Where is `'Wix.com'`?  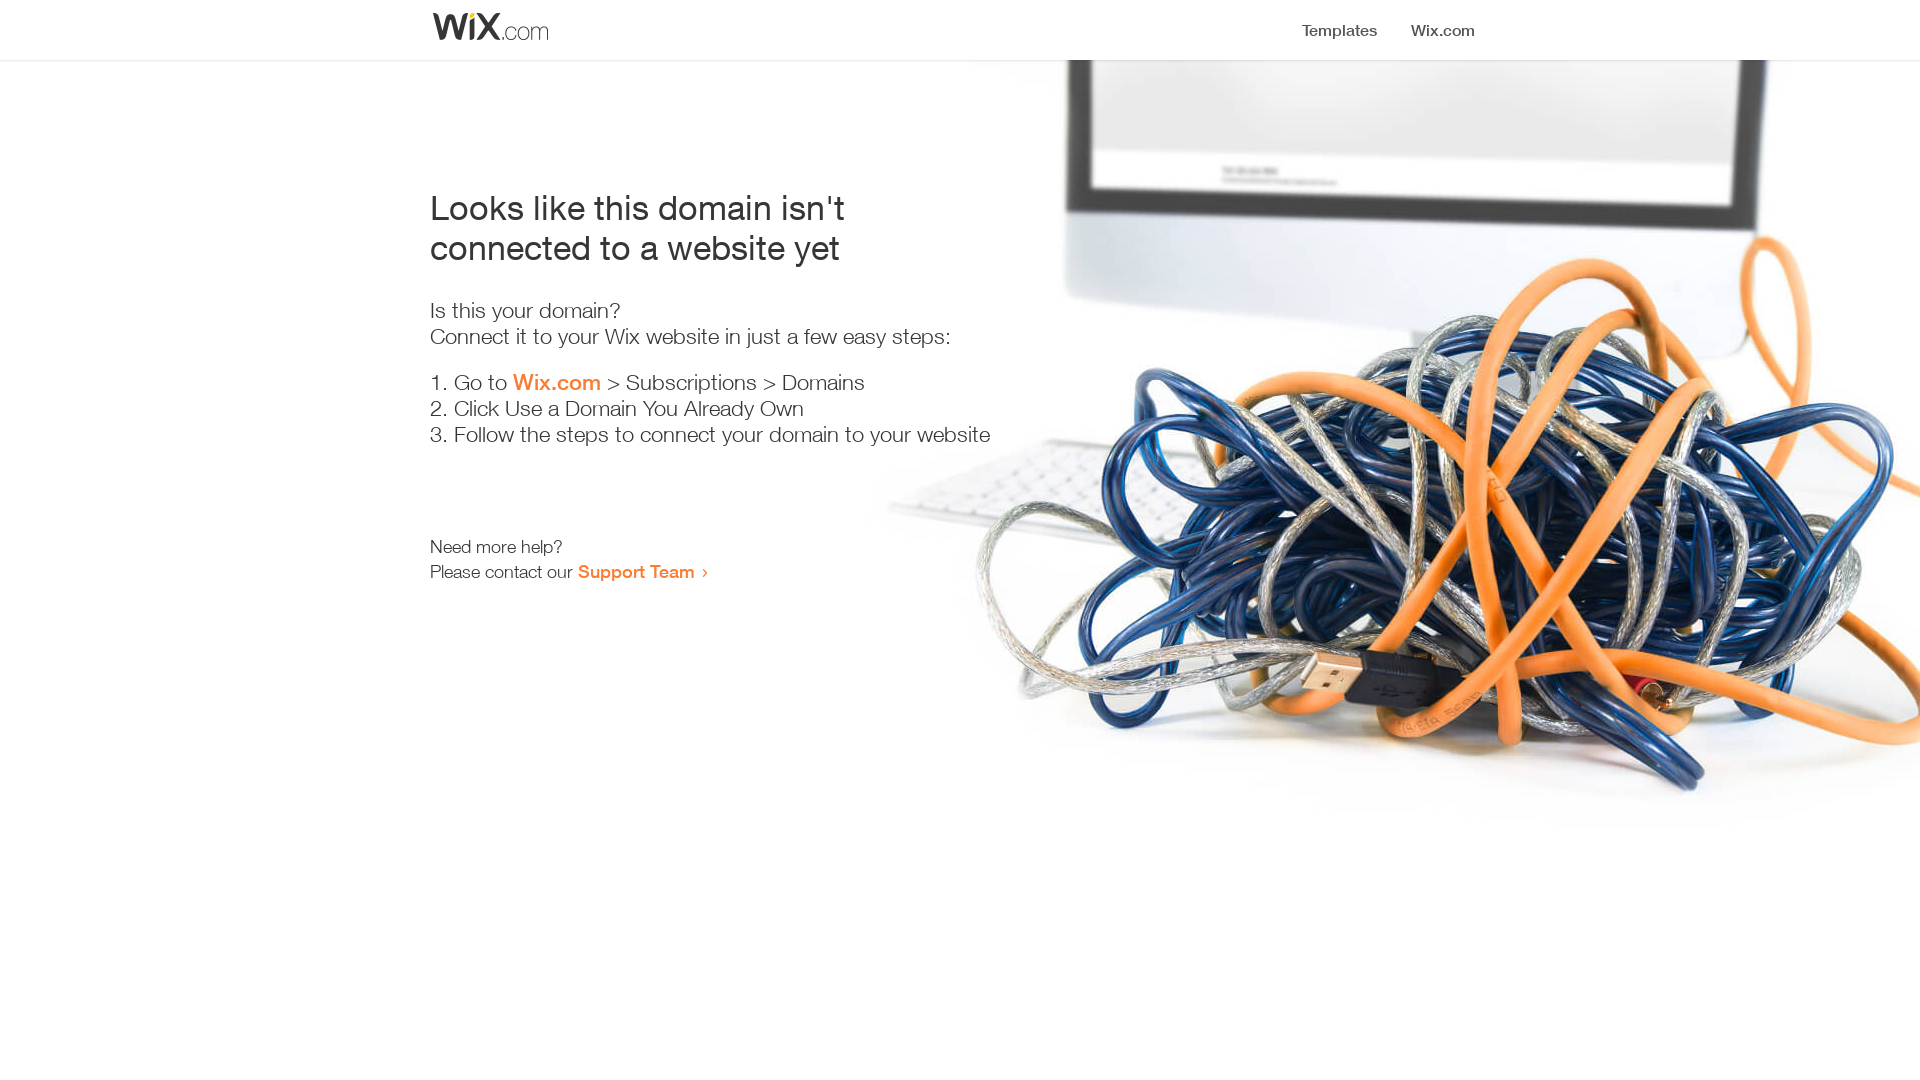 'Wix.com' is located at coordinates (556, 381).